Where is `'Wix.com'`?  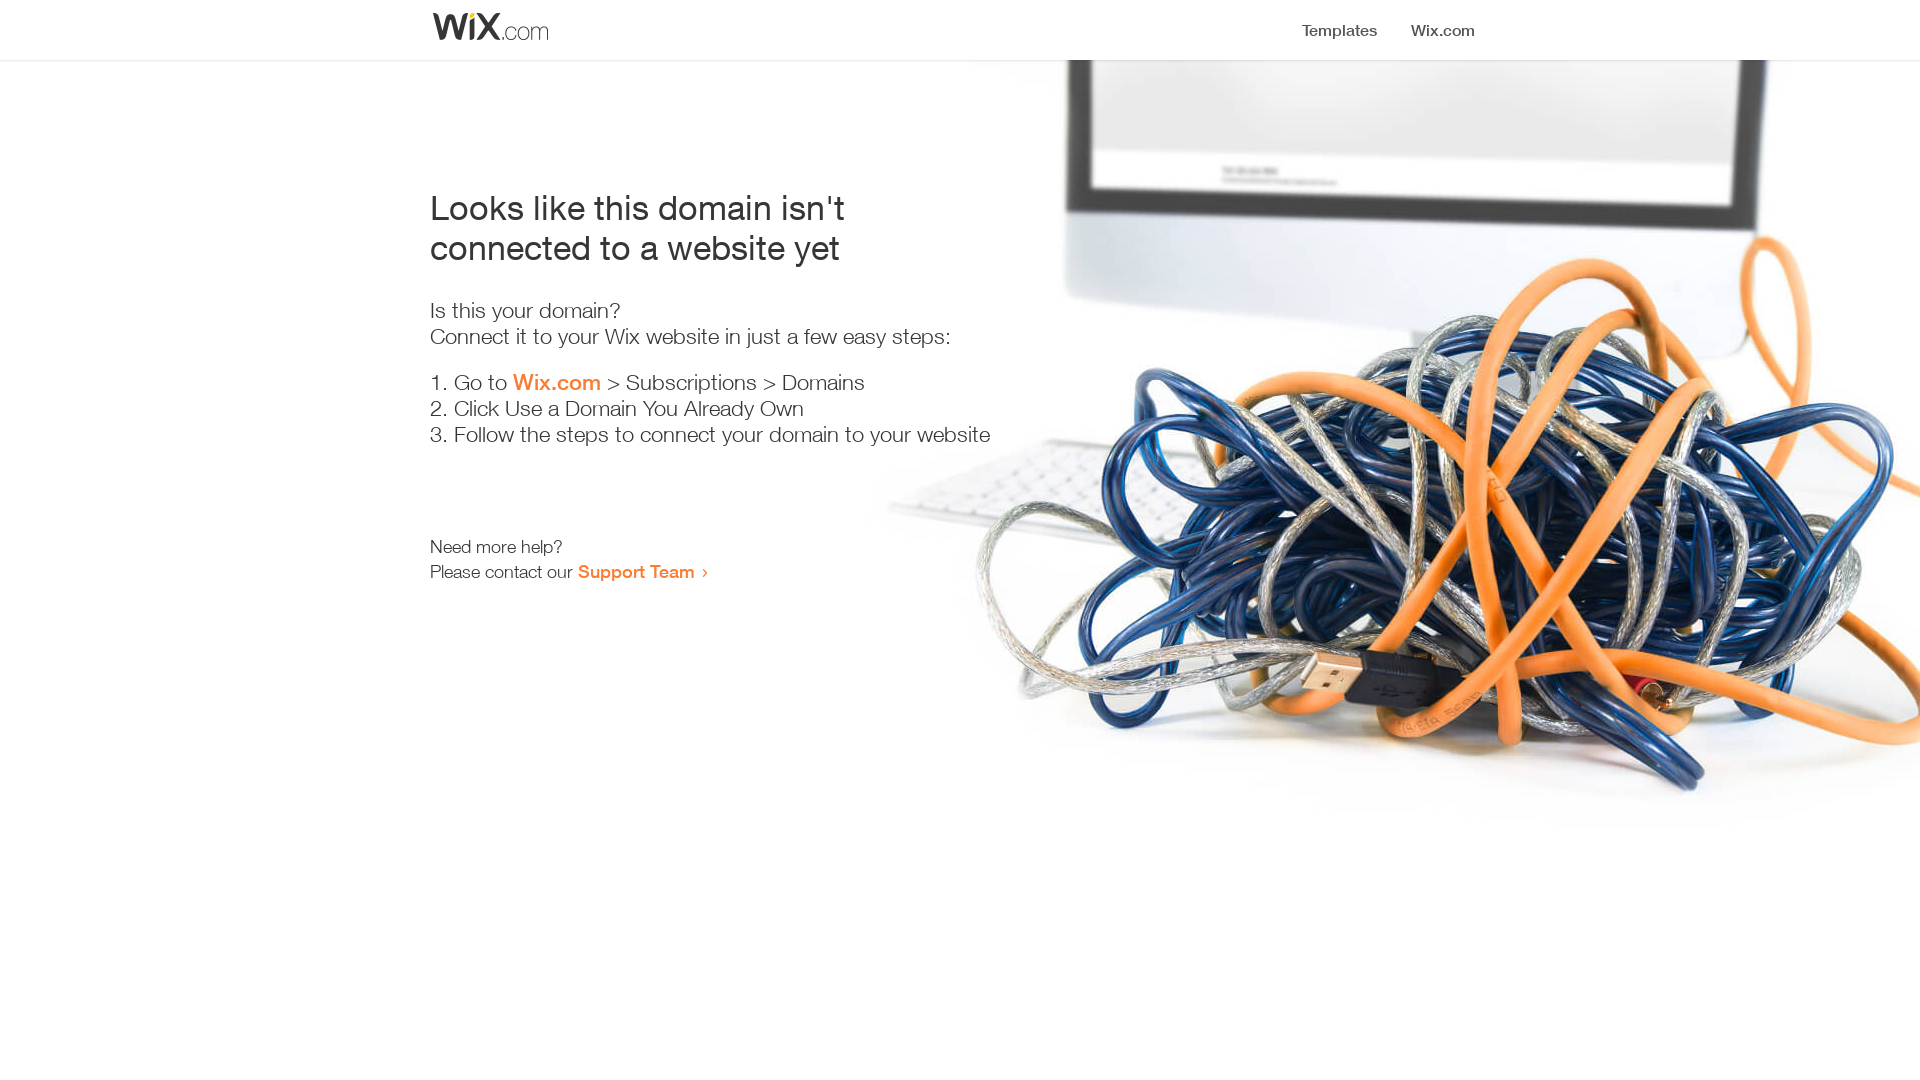 'Wix.com' is located at coordinates (556, 381).